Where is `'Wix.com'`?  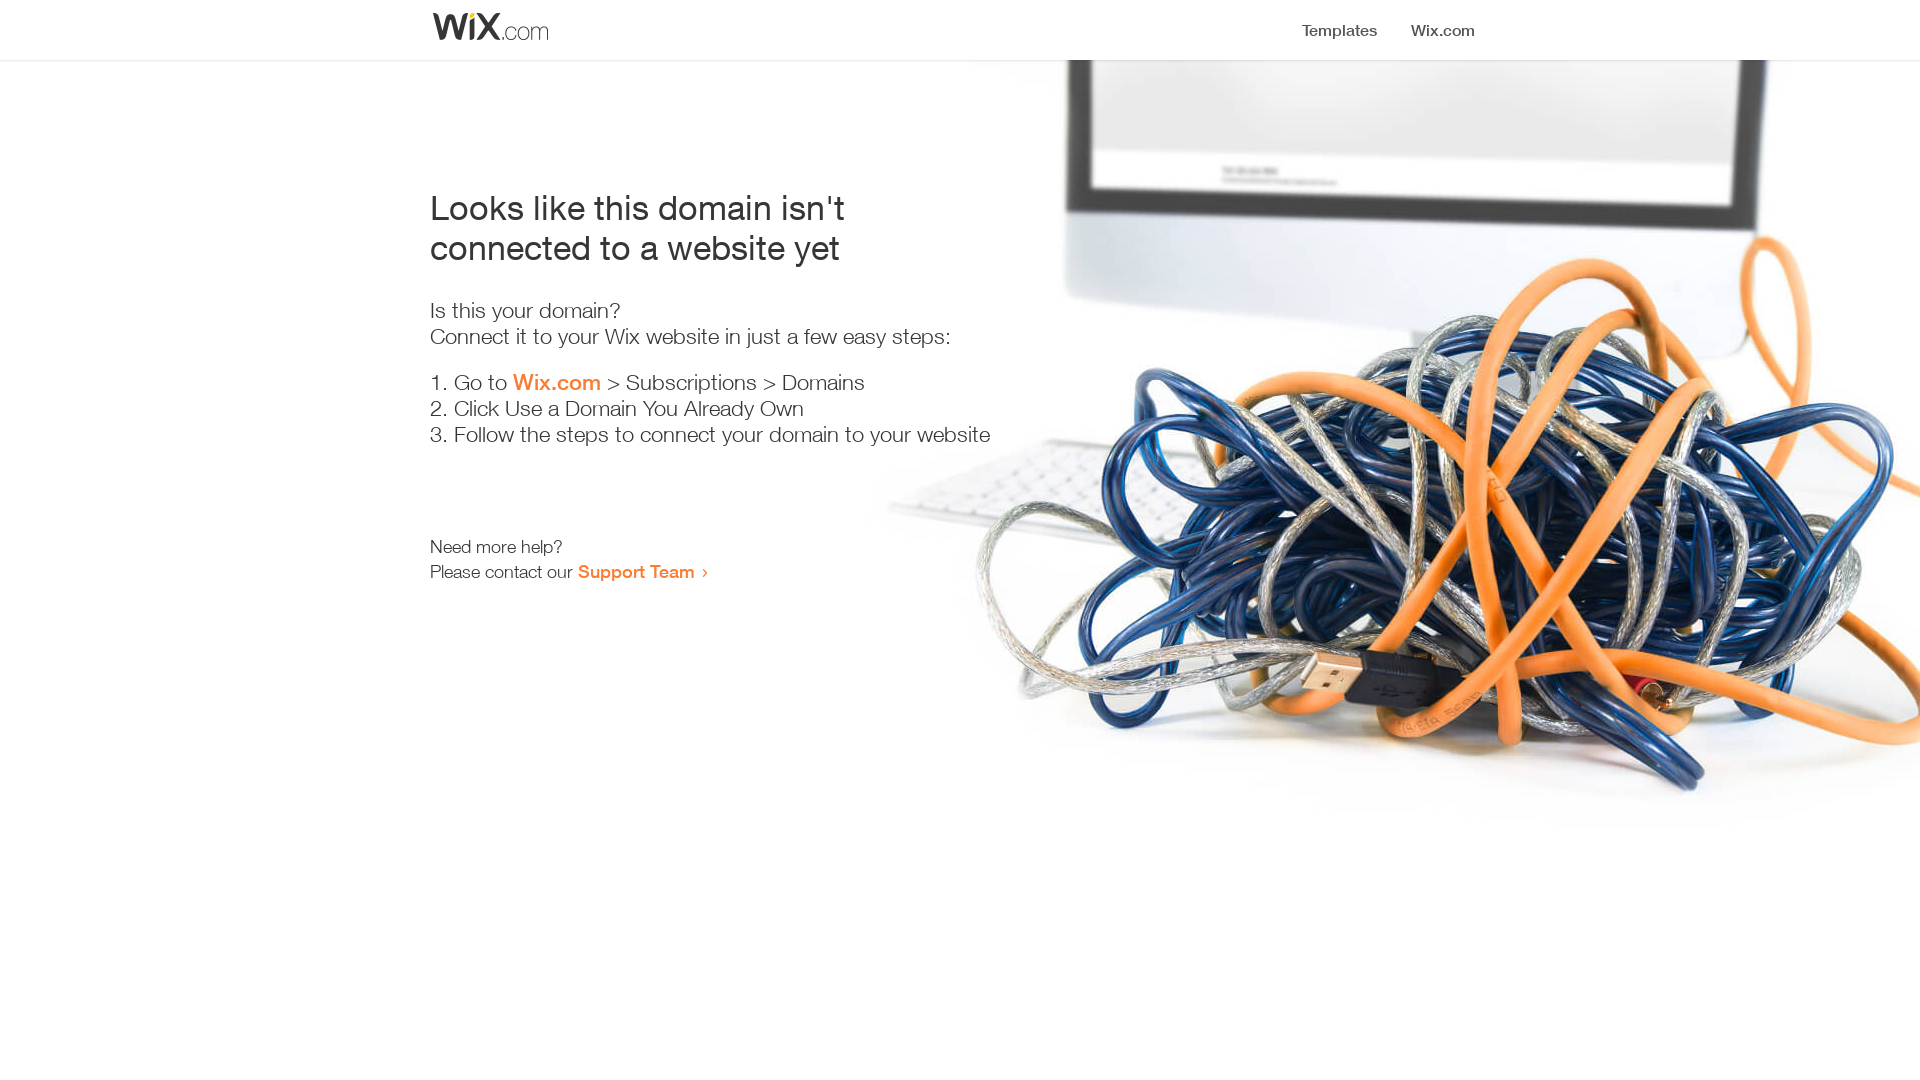 'Wix.com' is located at coordinates (556, 381).